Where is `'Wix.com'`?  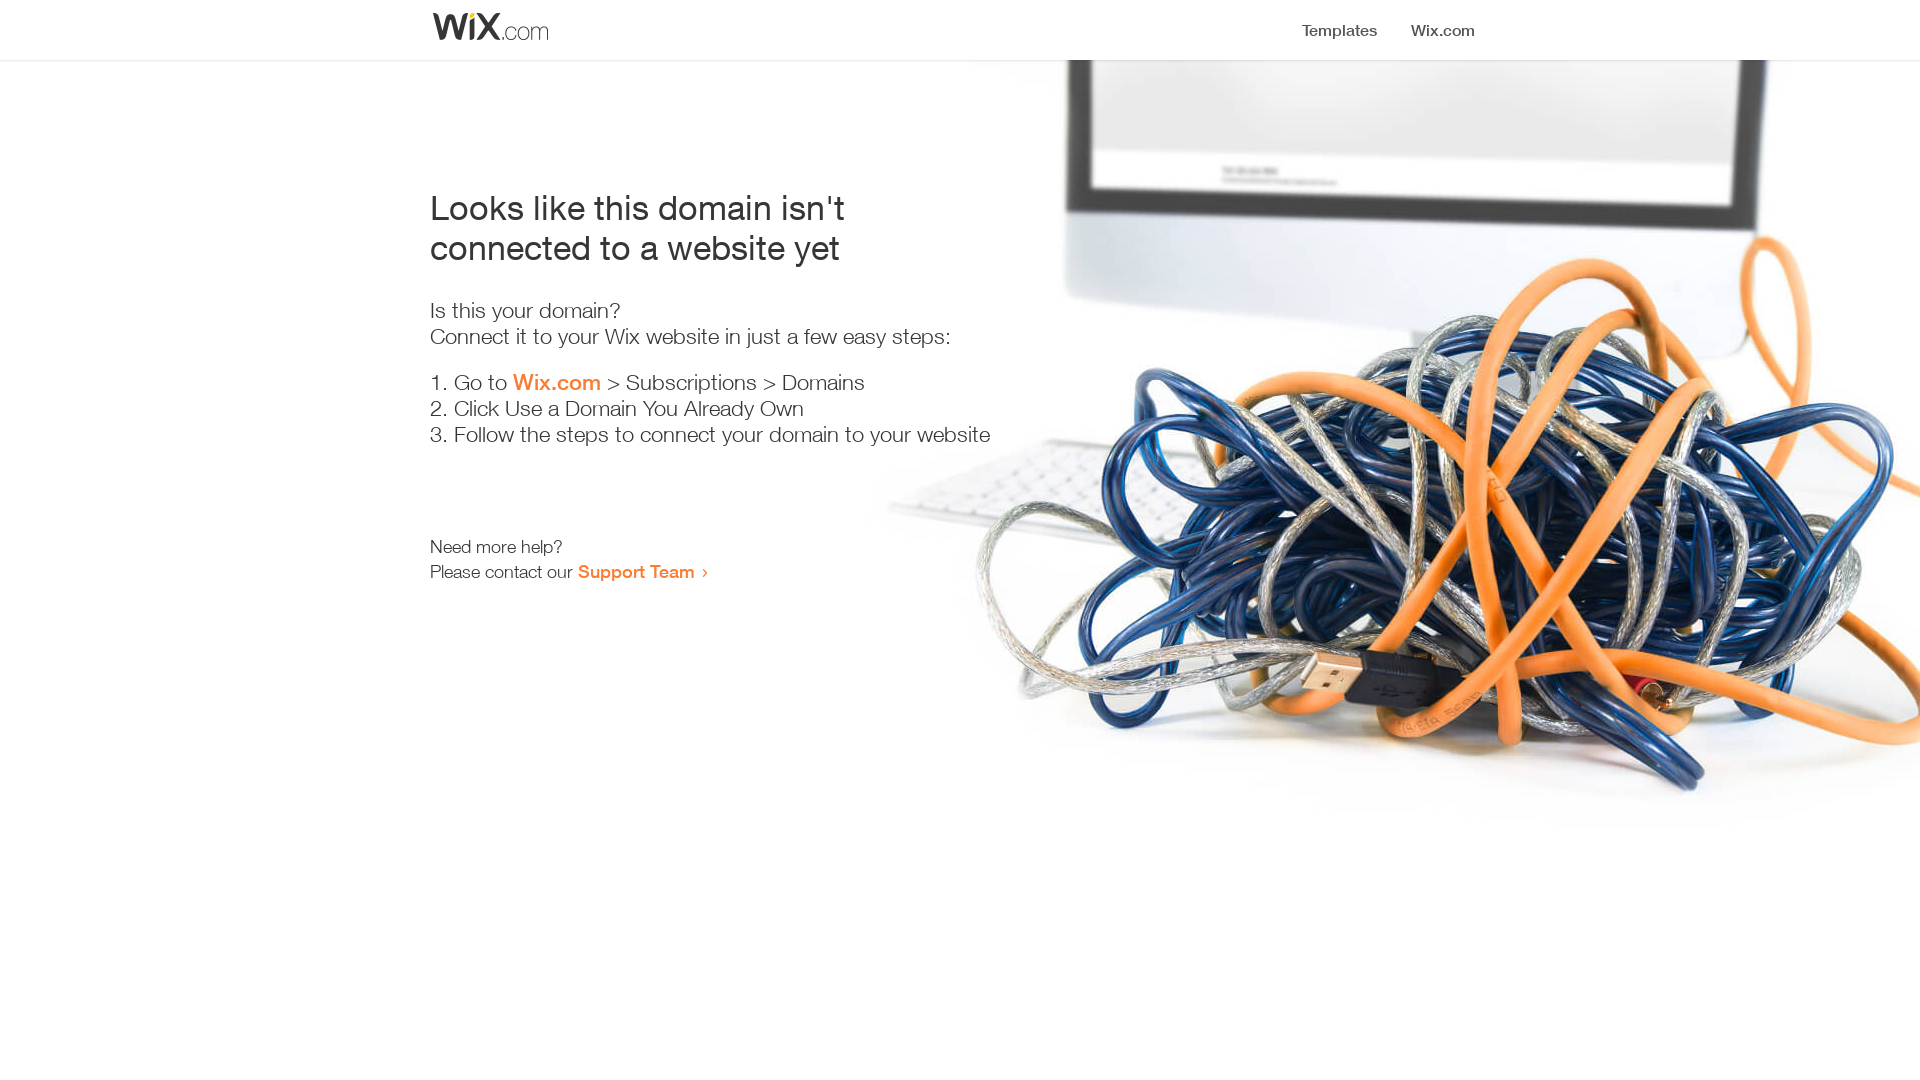 'Wix.com' is located at coordinates (556, 381).